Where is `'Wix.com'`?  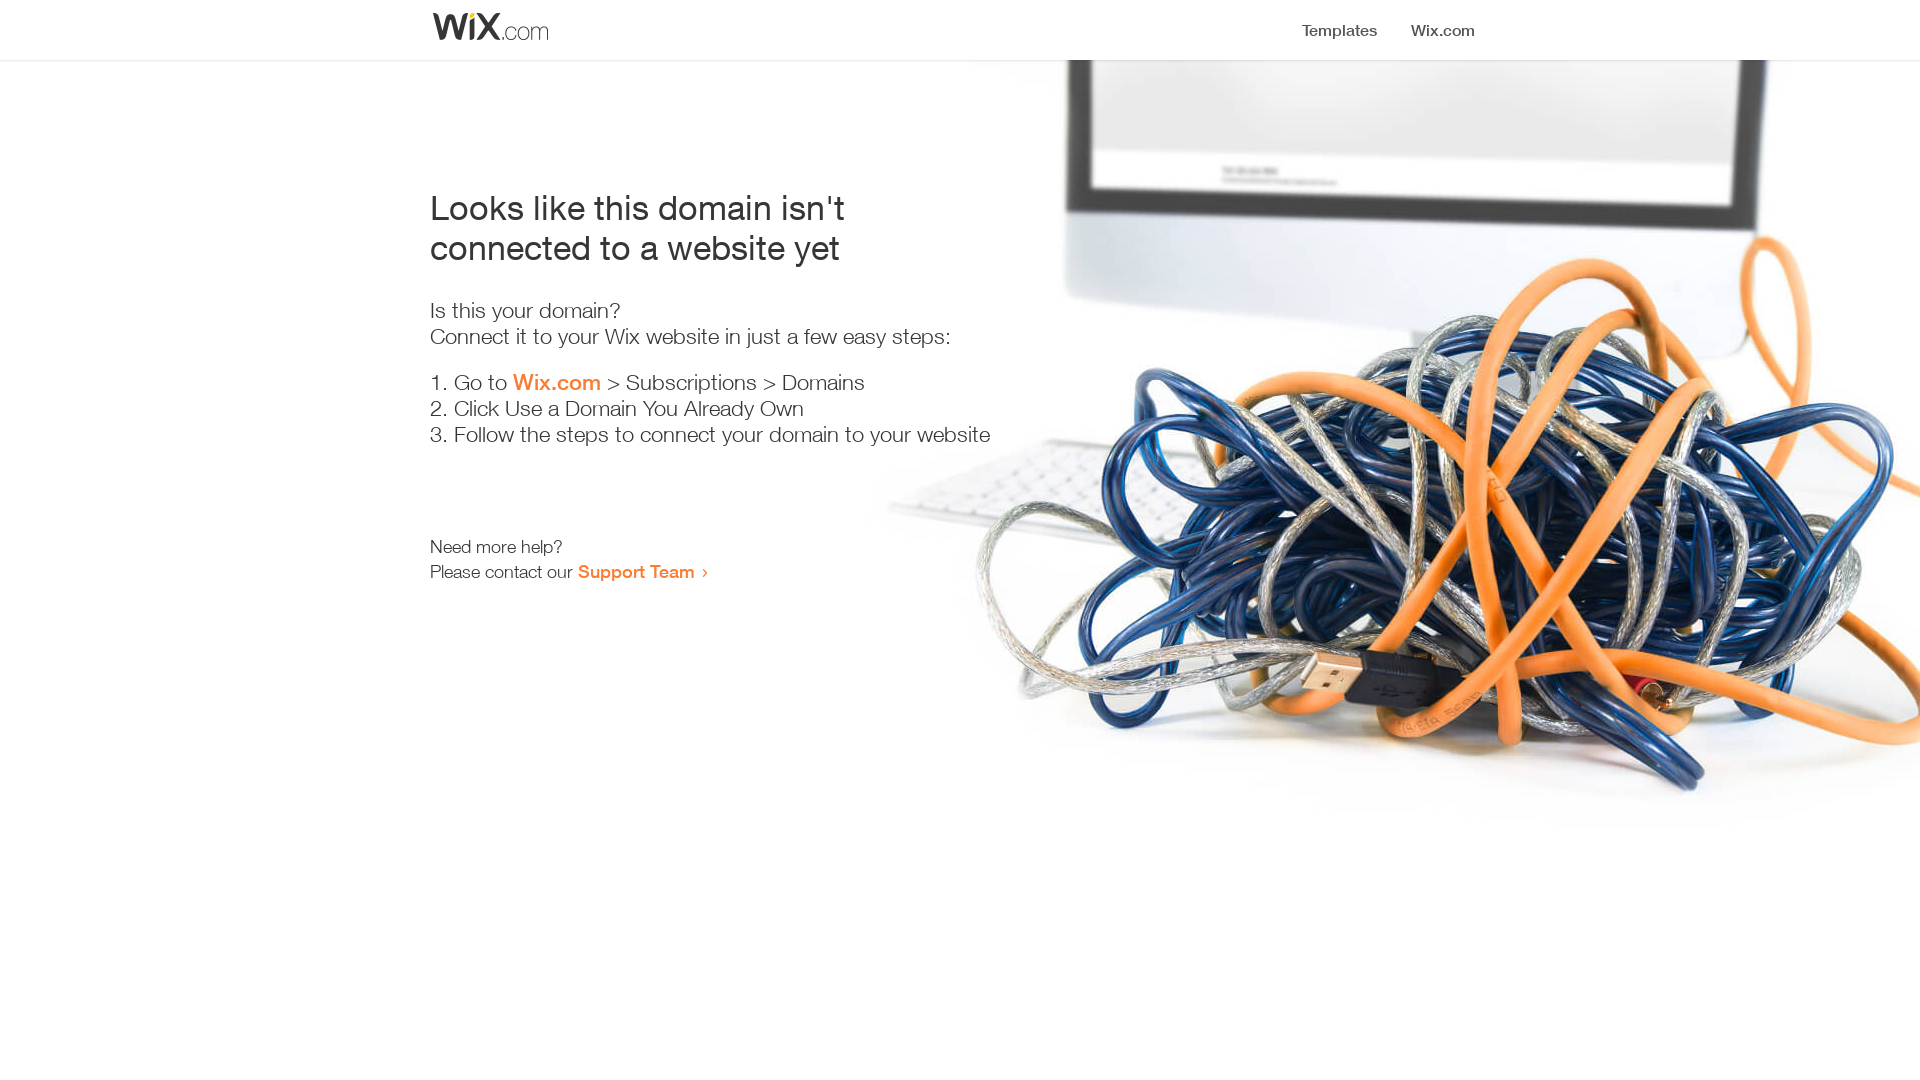 'Wix.com' is located at coordinates (556, 381).